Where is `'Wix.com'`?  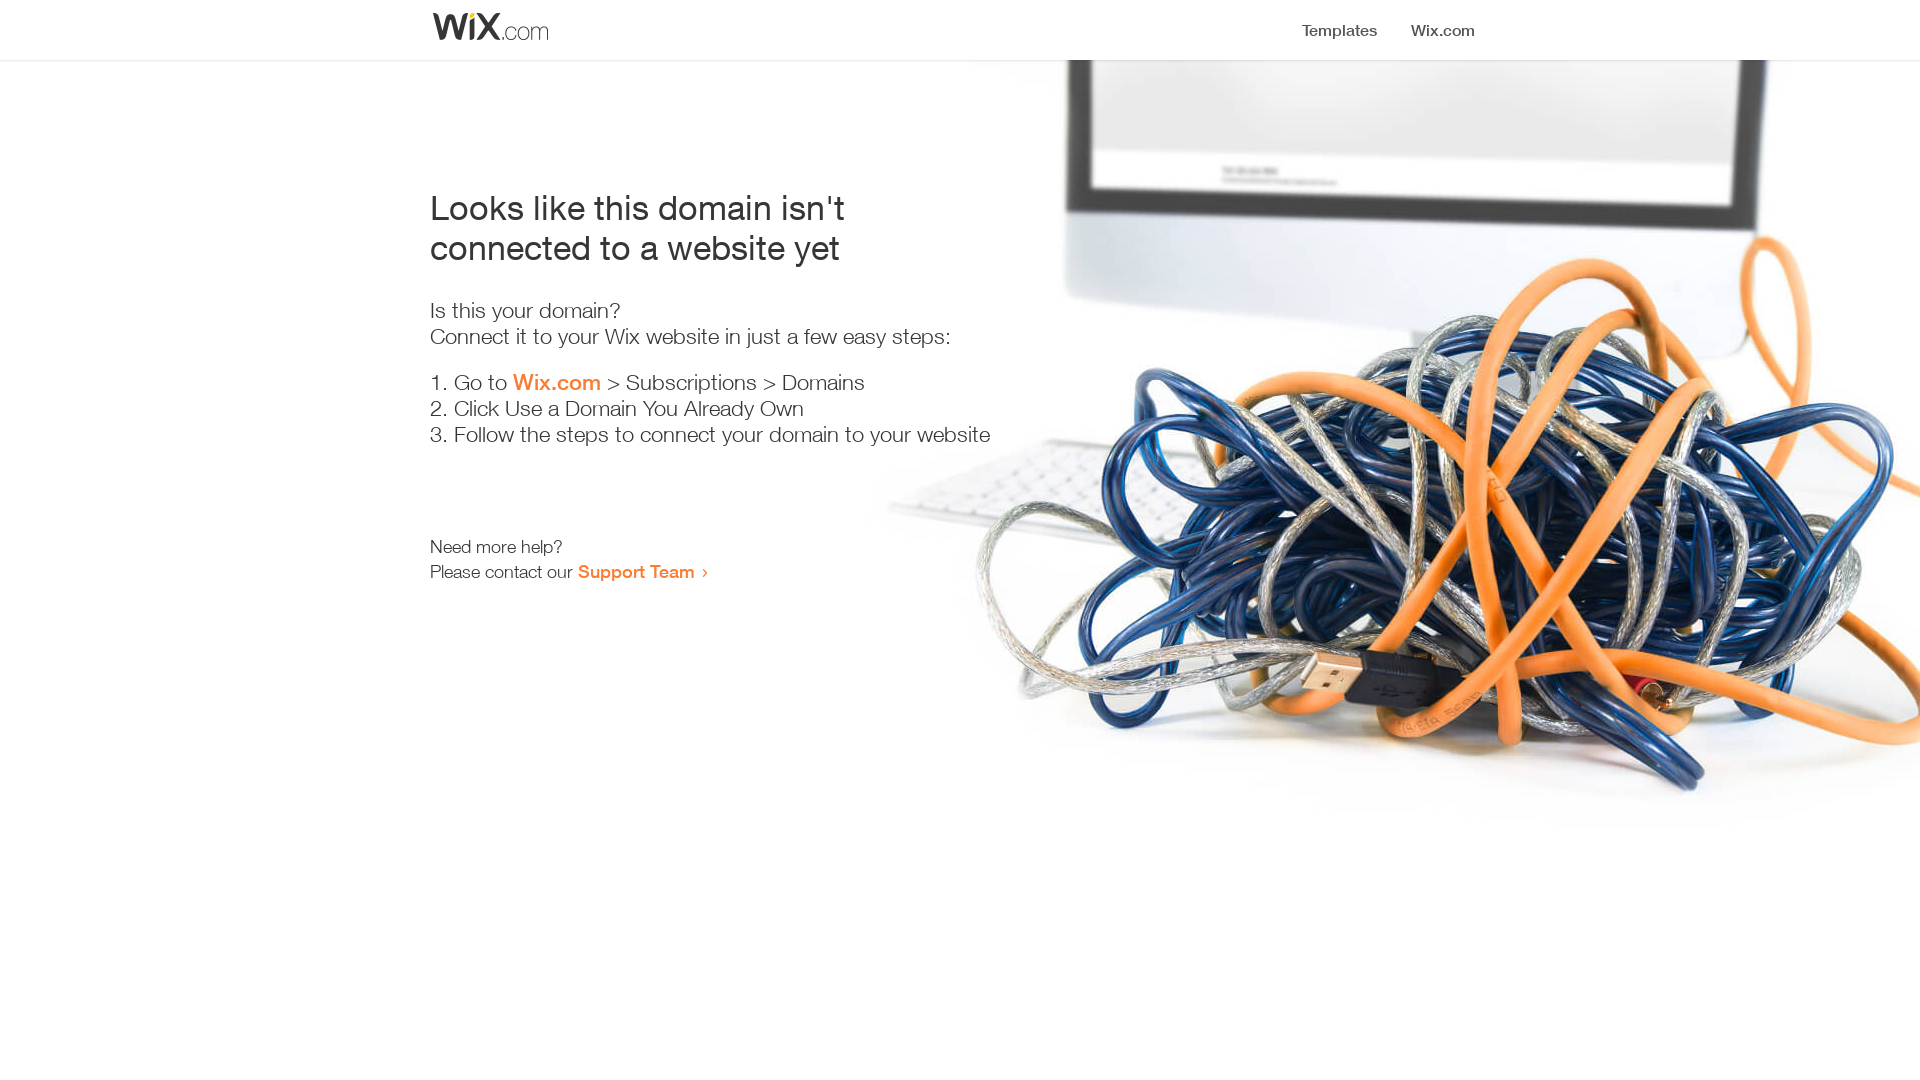 'Wix.com' is located at coordinates (556, 381).